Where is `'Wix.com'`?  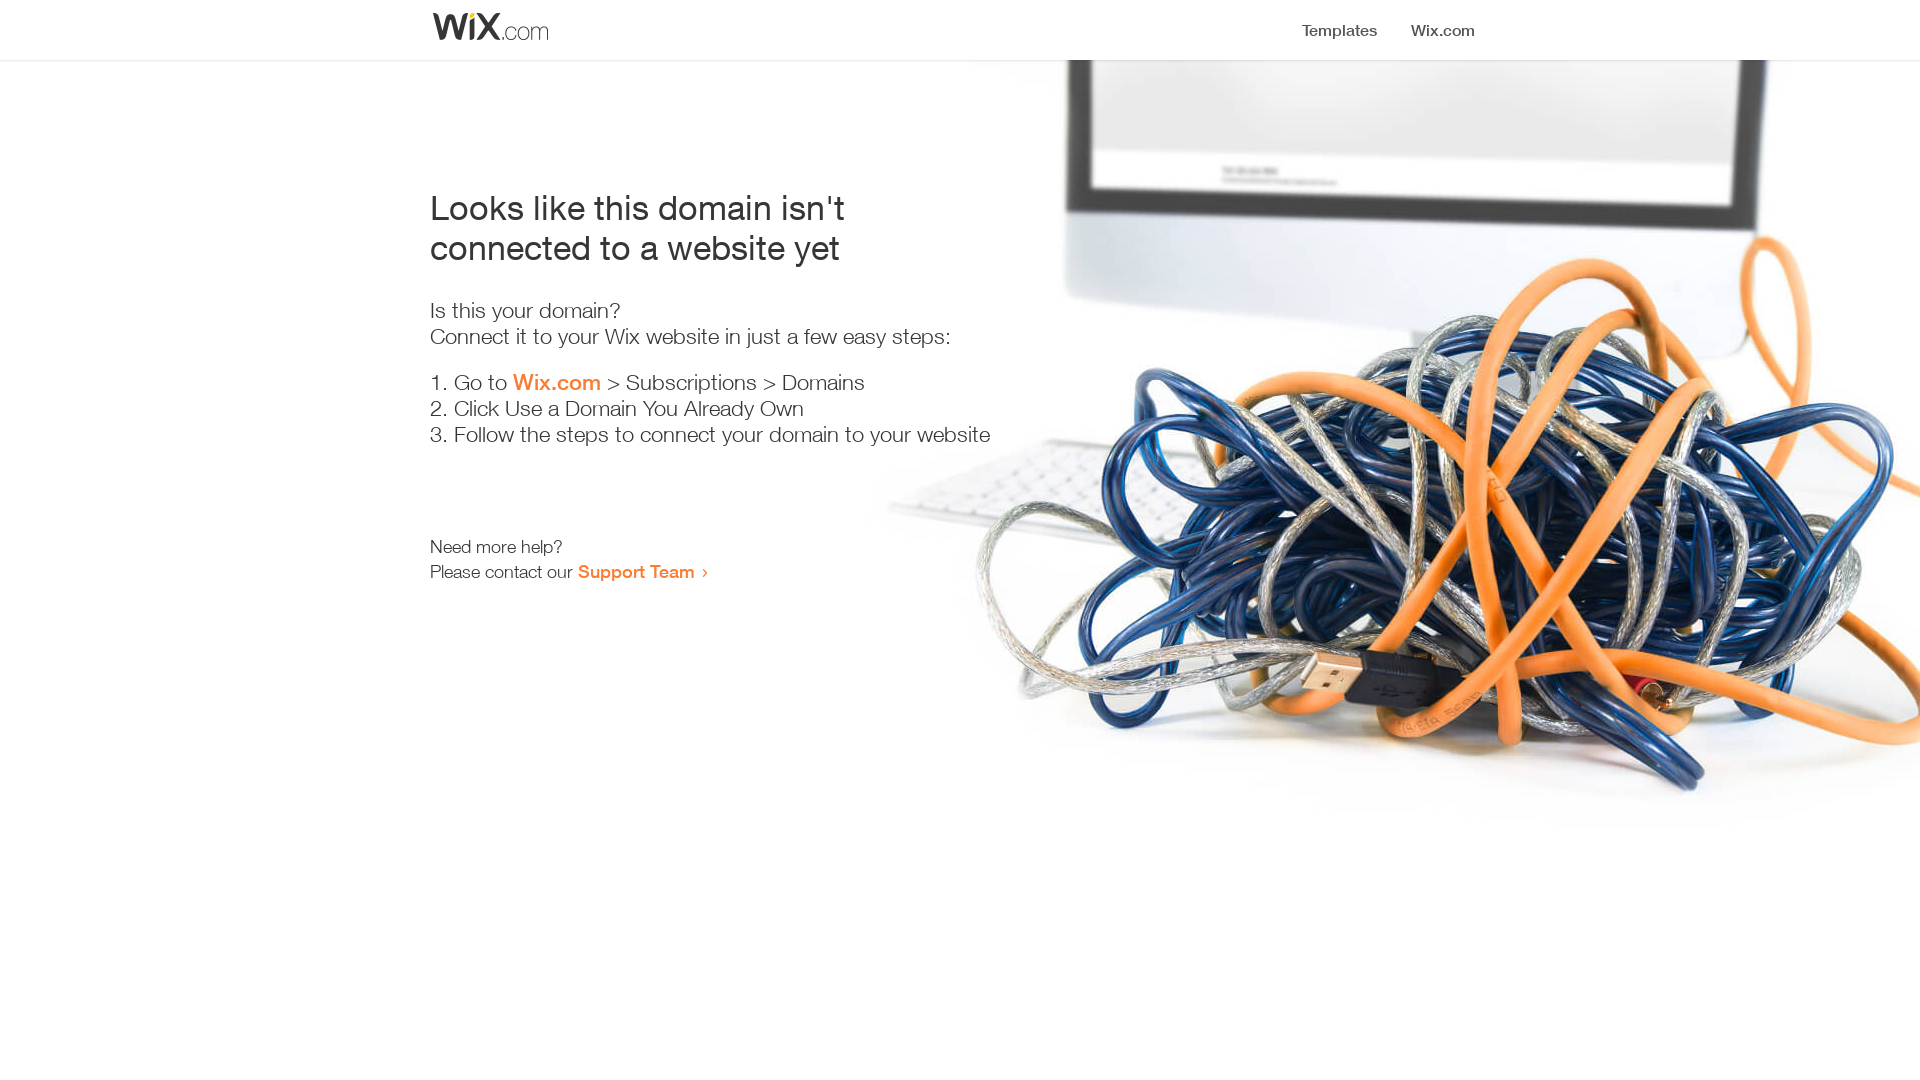 'Wix.com' is located at coordinates (556, 381).